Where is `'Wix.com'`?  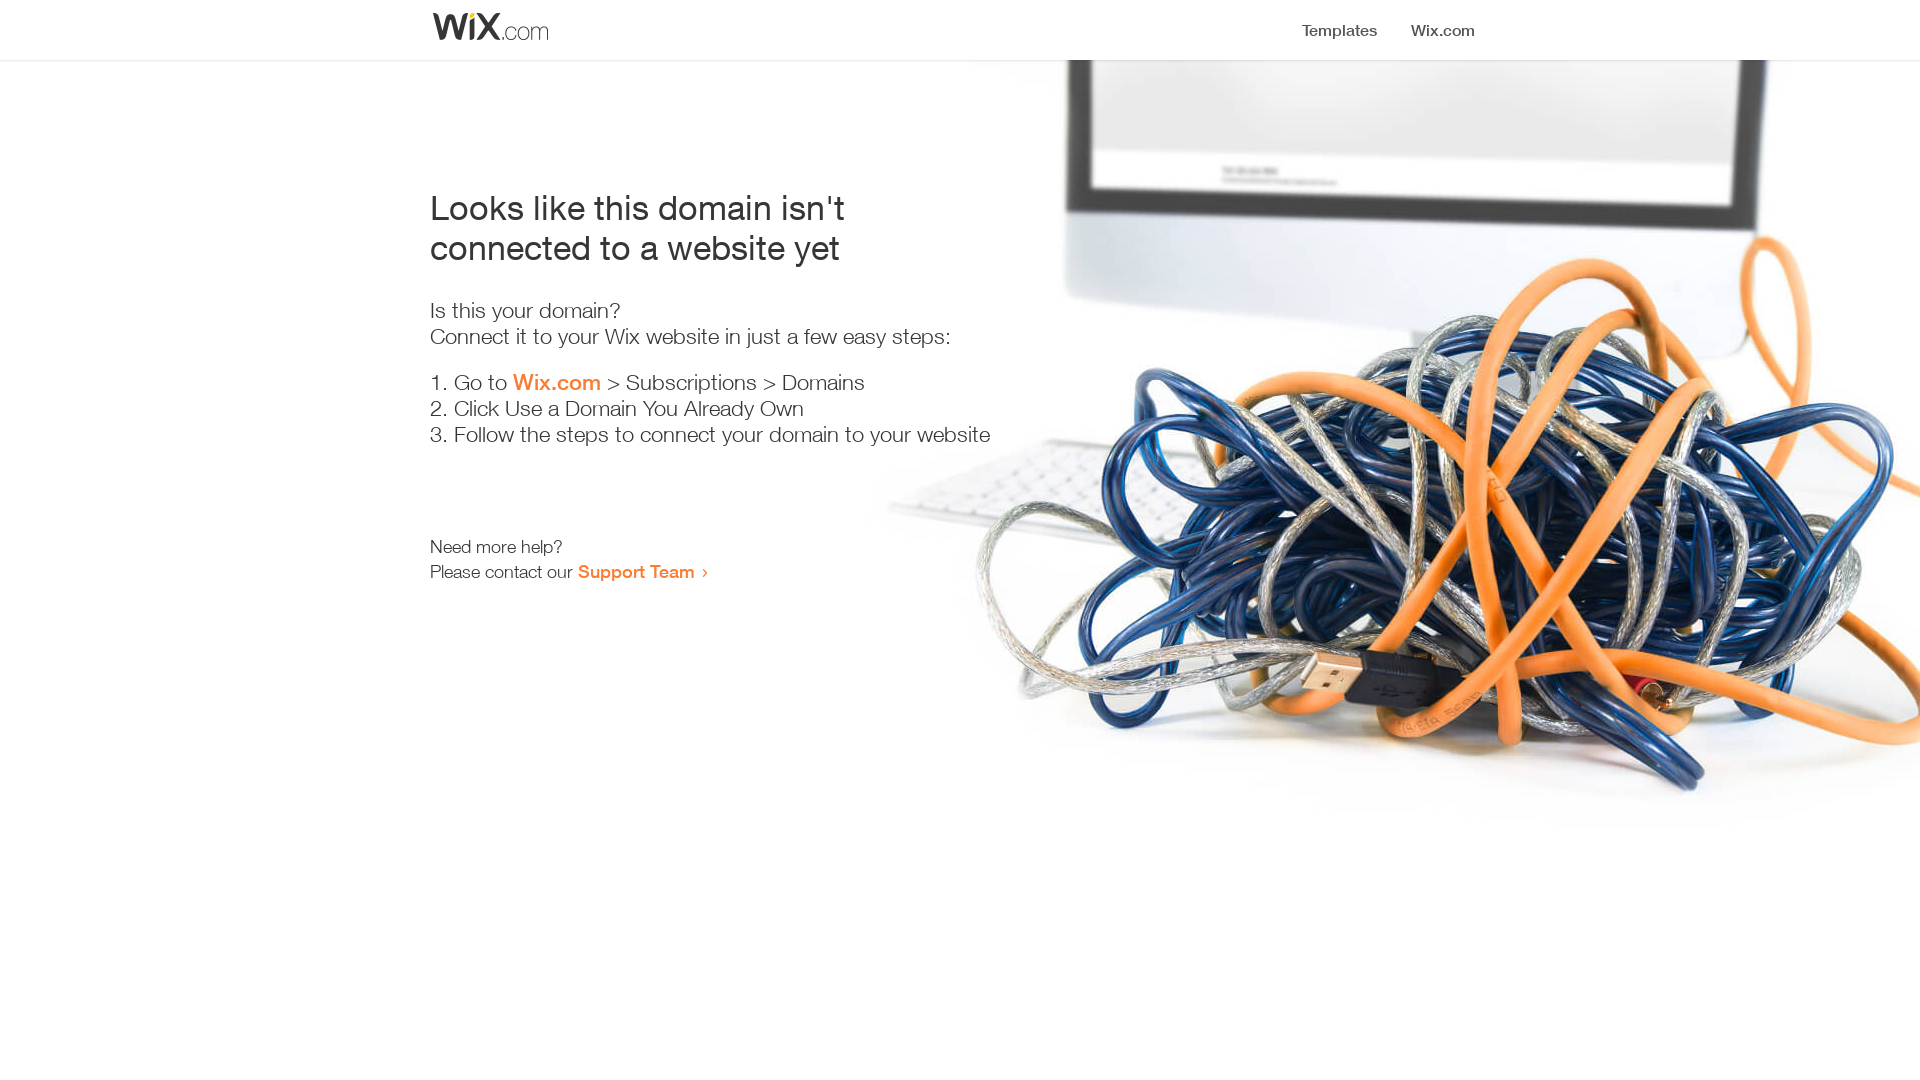 'Wix.com' is located at coordinates (556, 381).